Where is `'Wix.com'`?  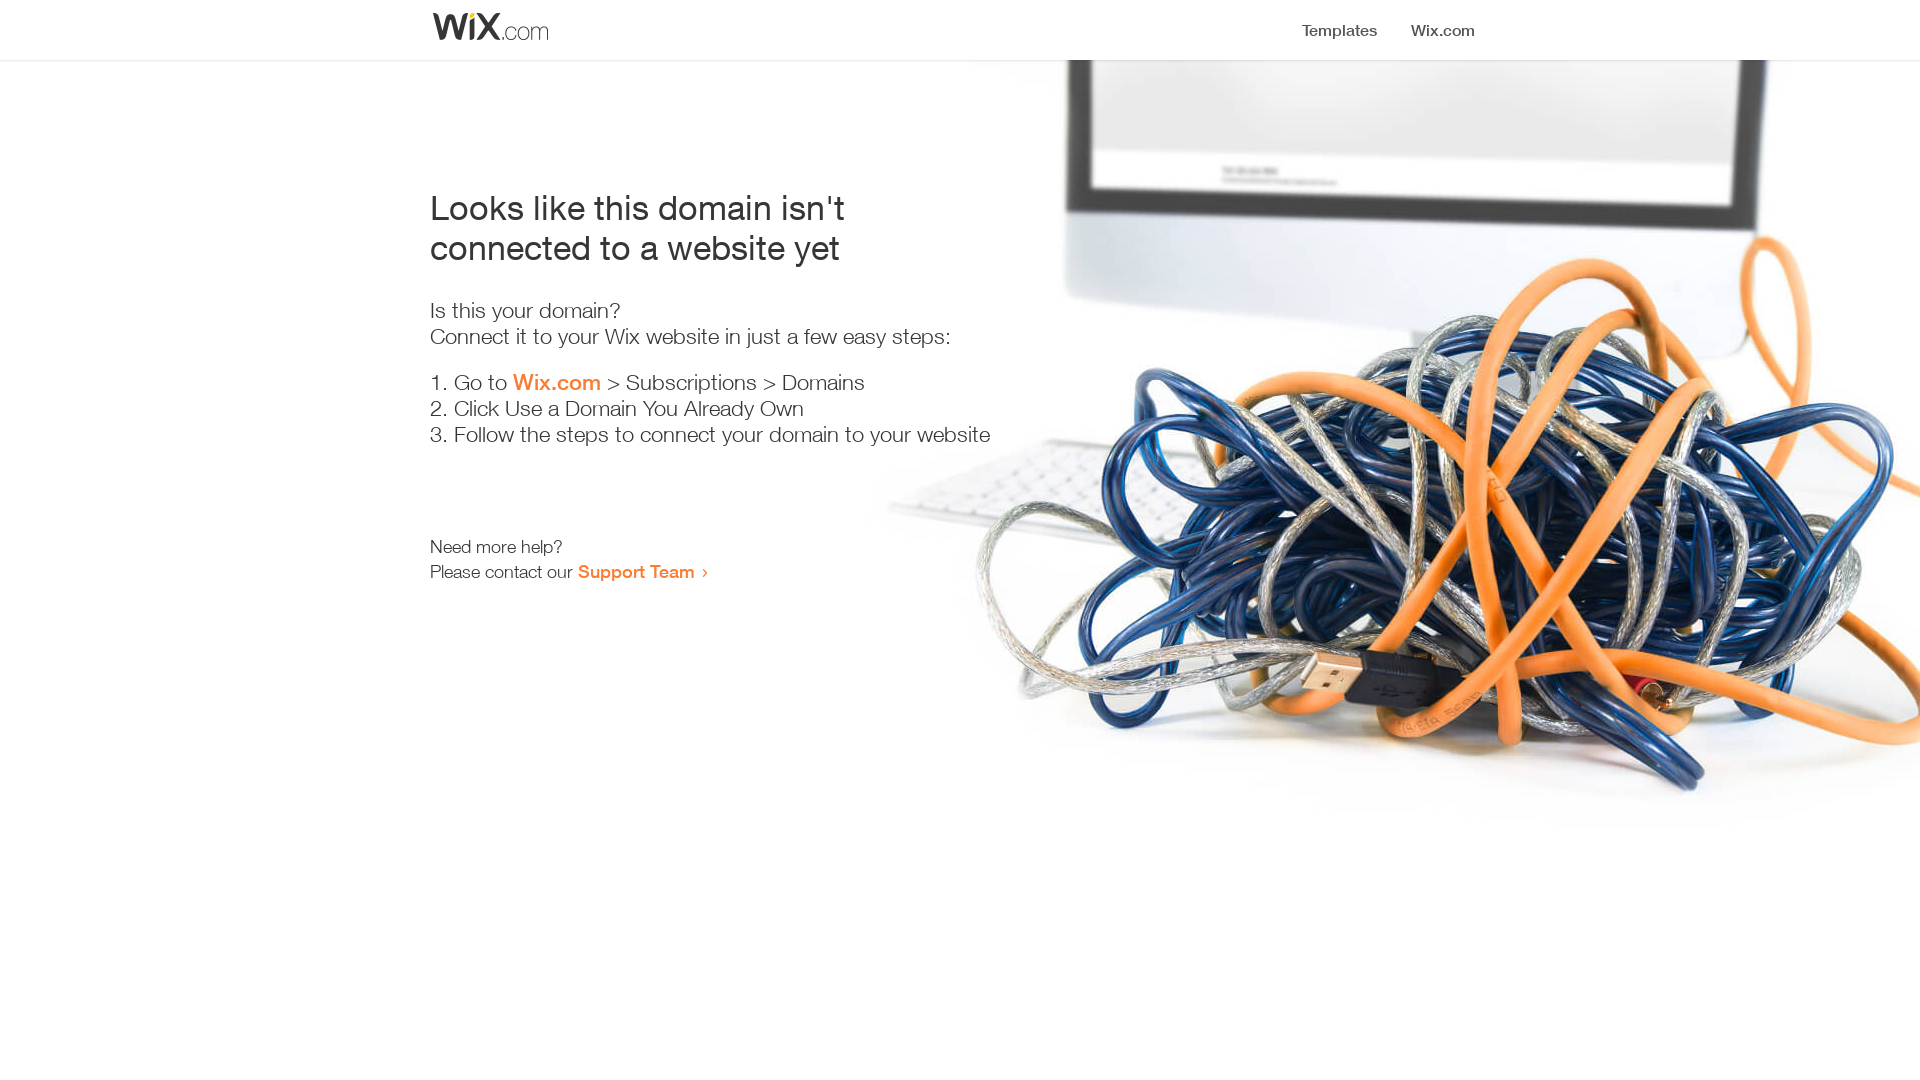 'Wix.com' is located at coordinates (556, 381).